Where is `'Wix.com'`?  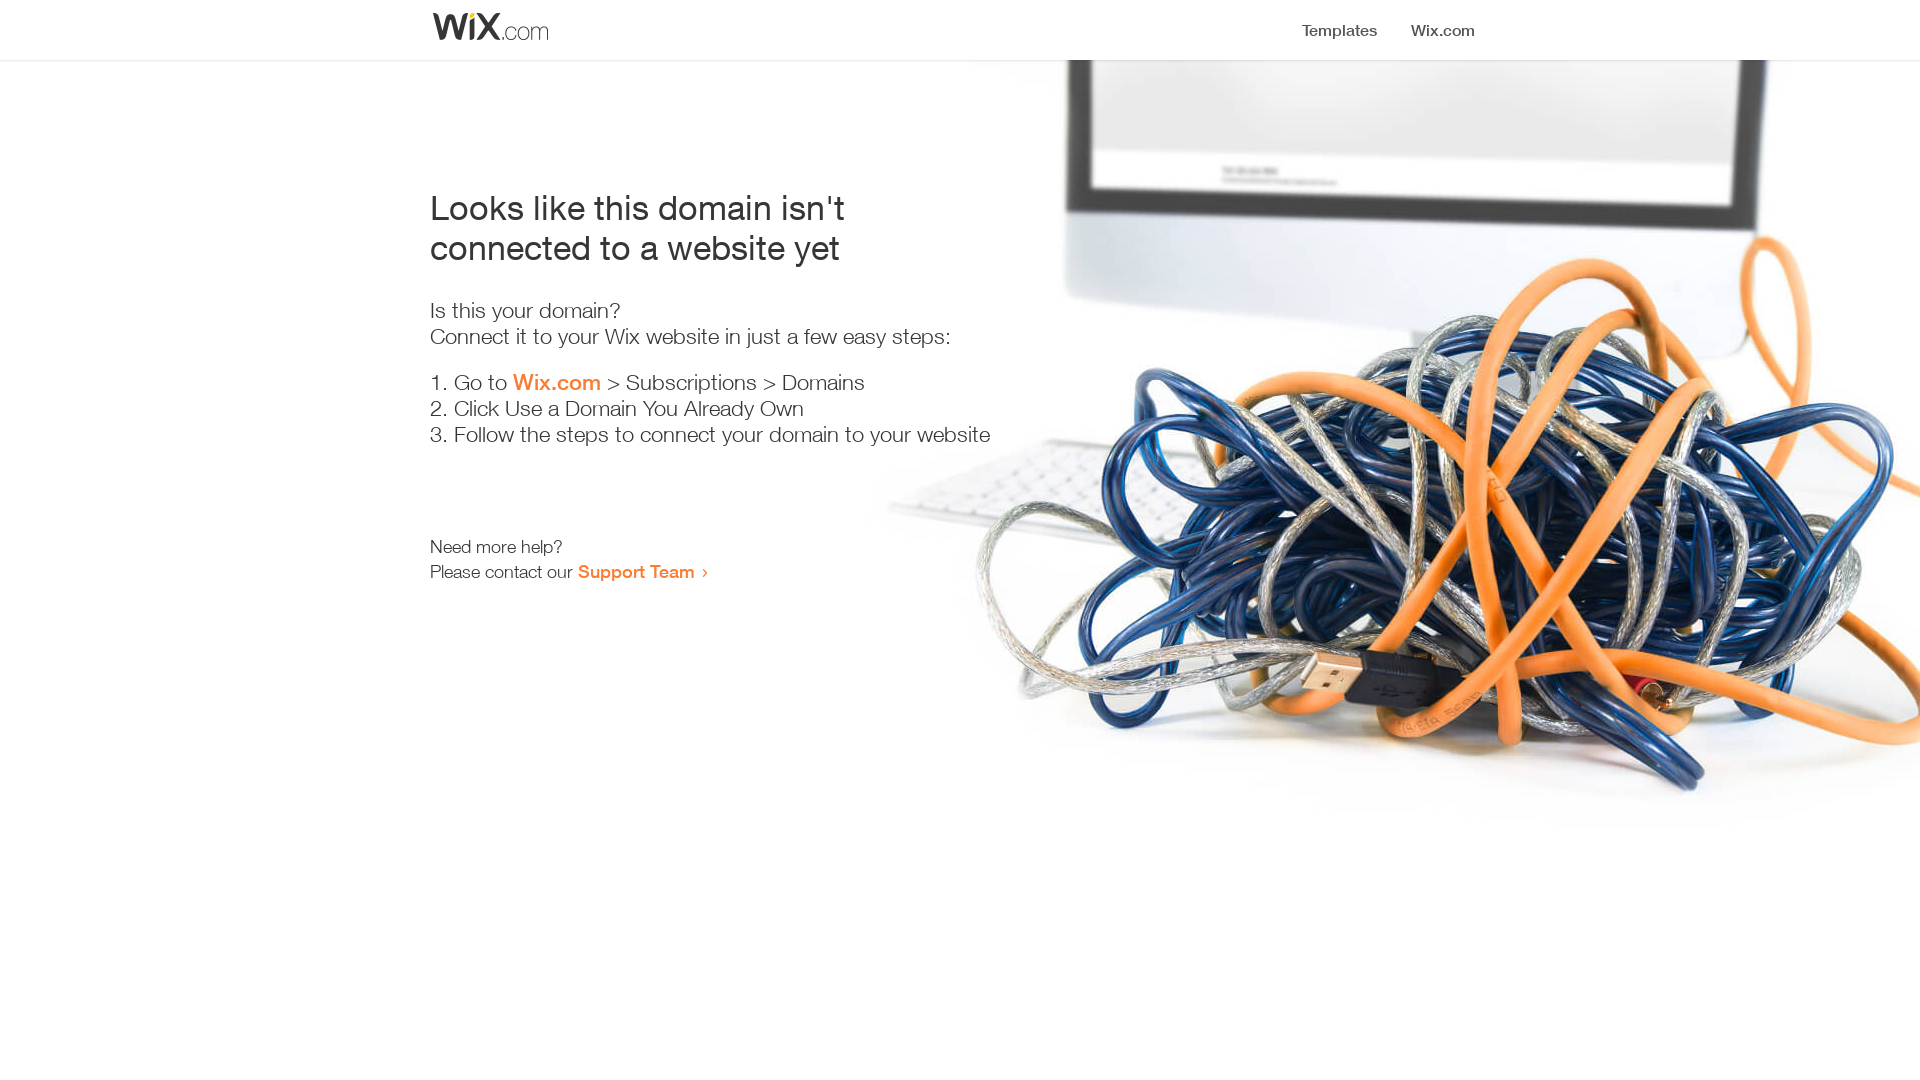 'Wix.com' is located at coordinates (556, 381).